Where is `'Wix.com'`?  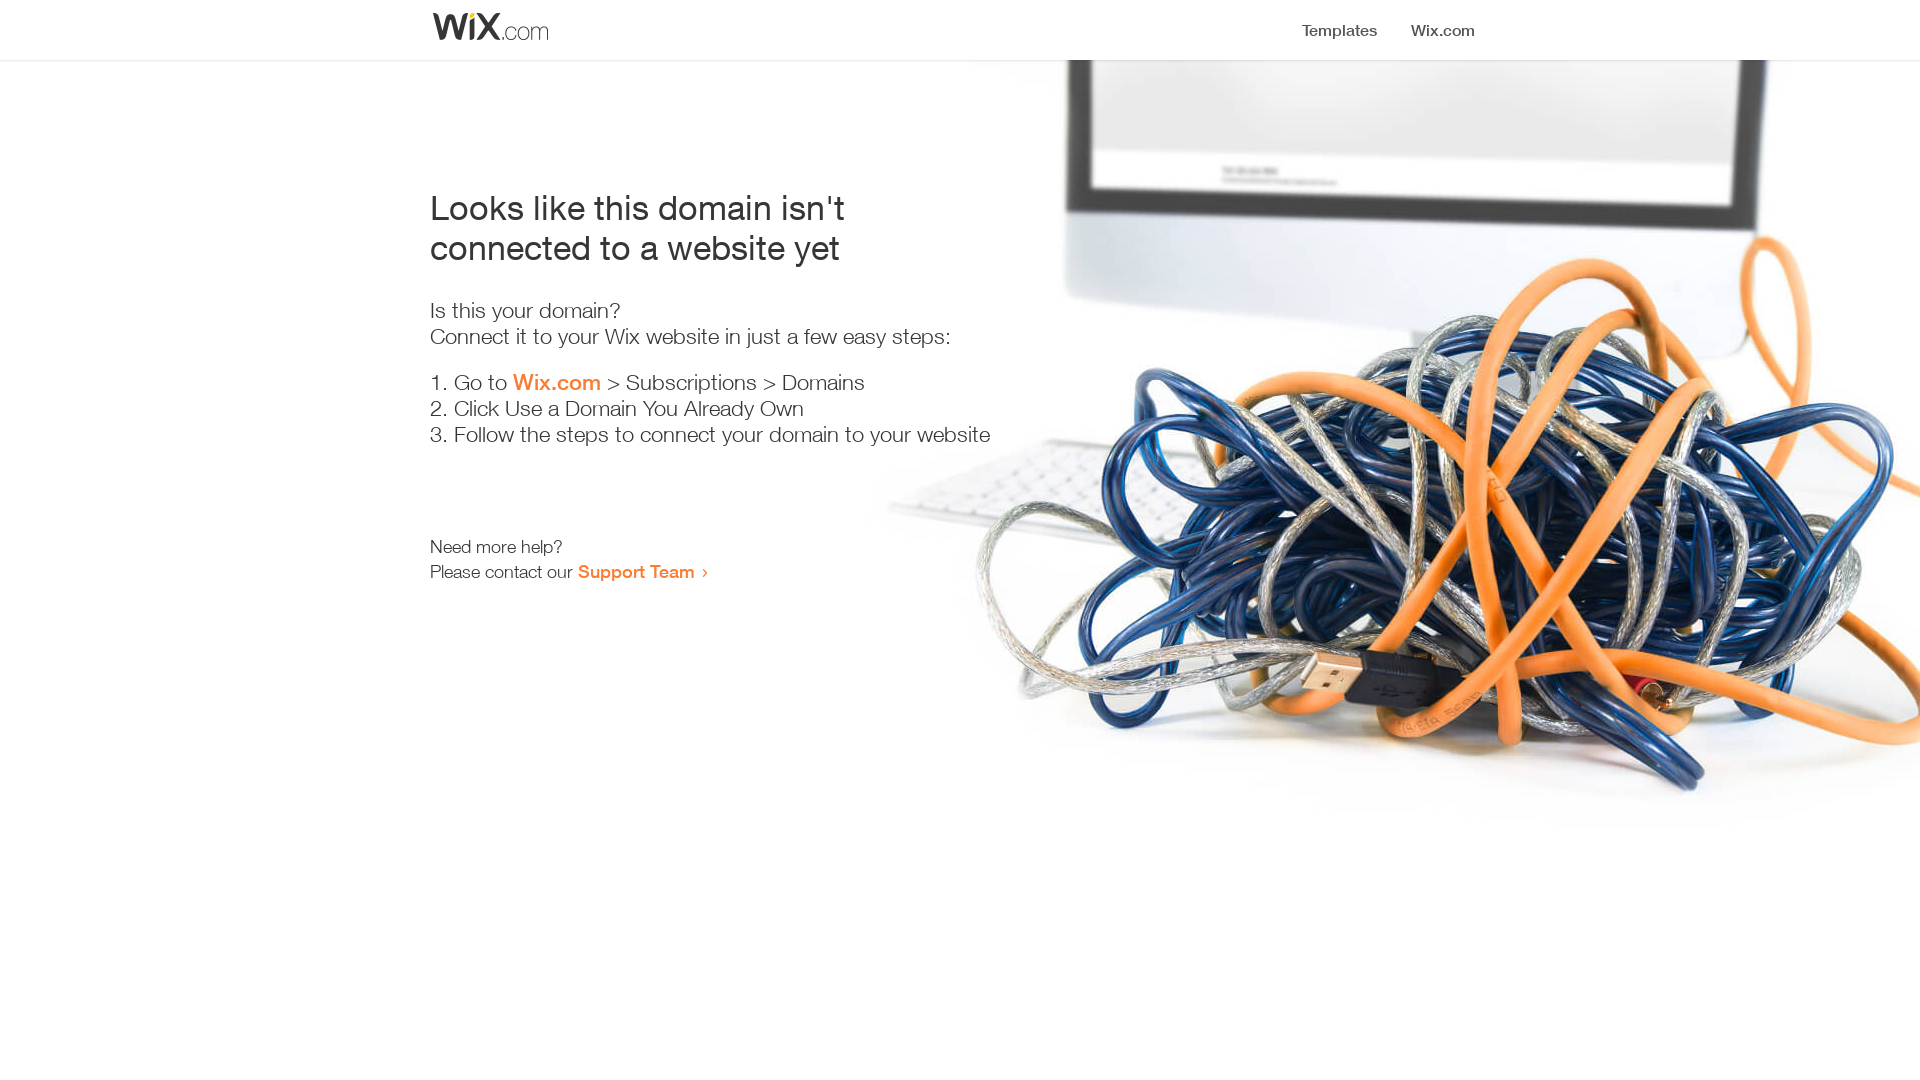 'Wix.com' is located at coordinates (556, 381).